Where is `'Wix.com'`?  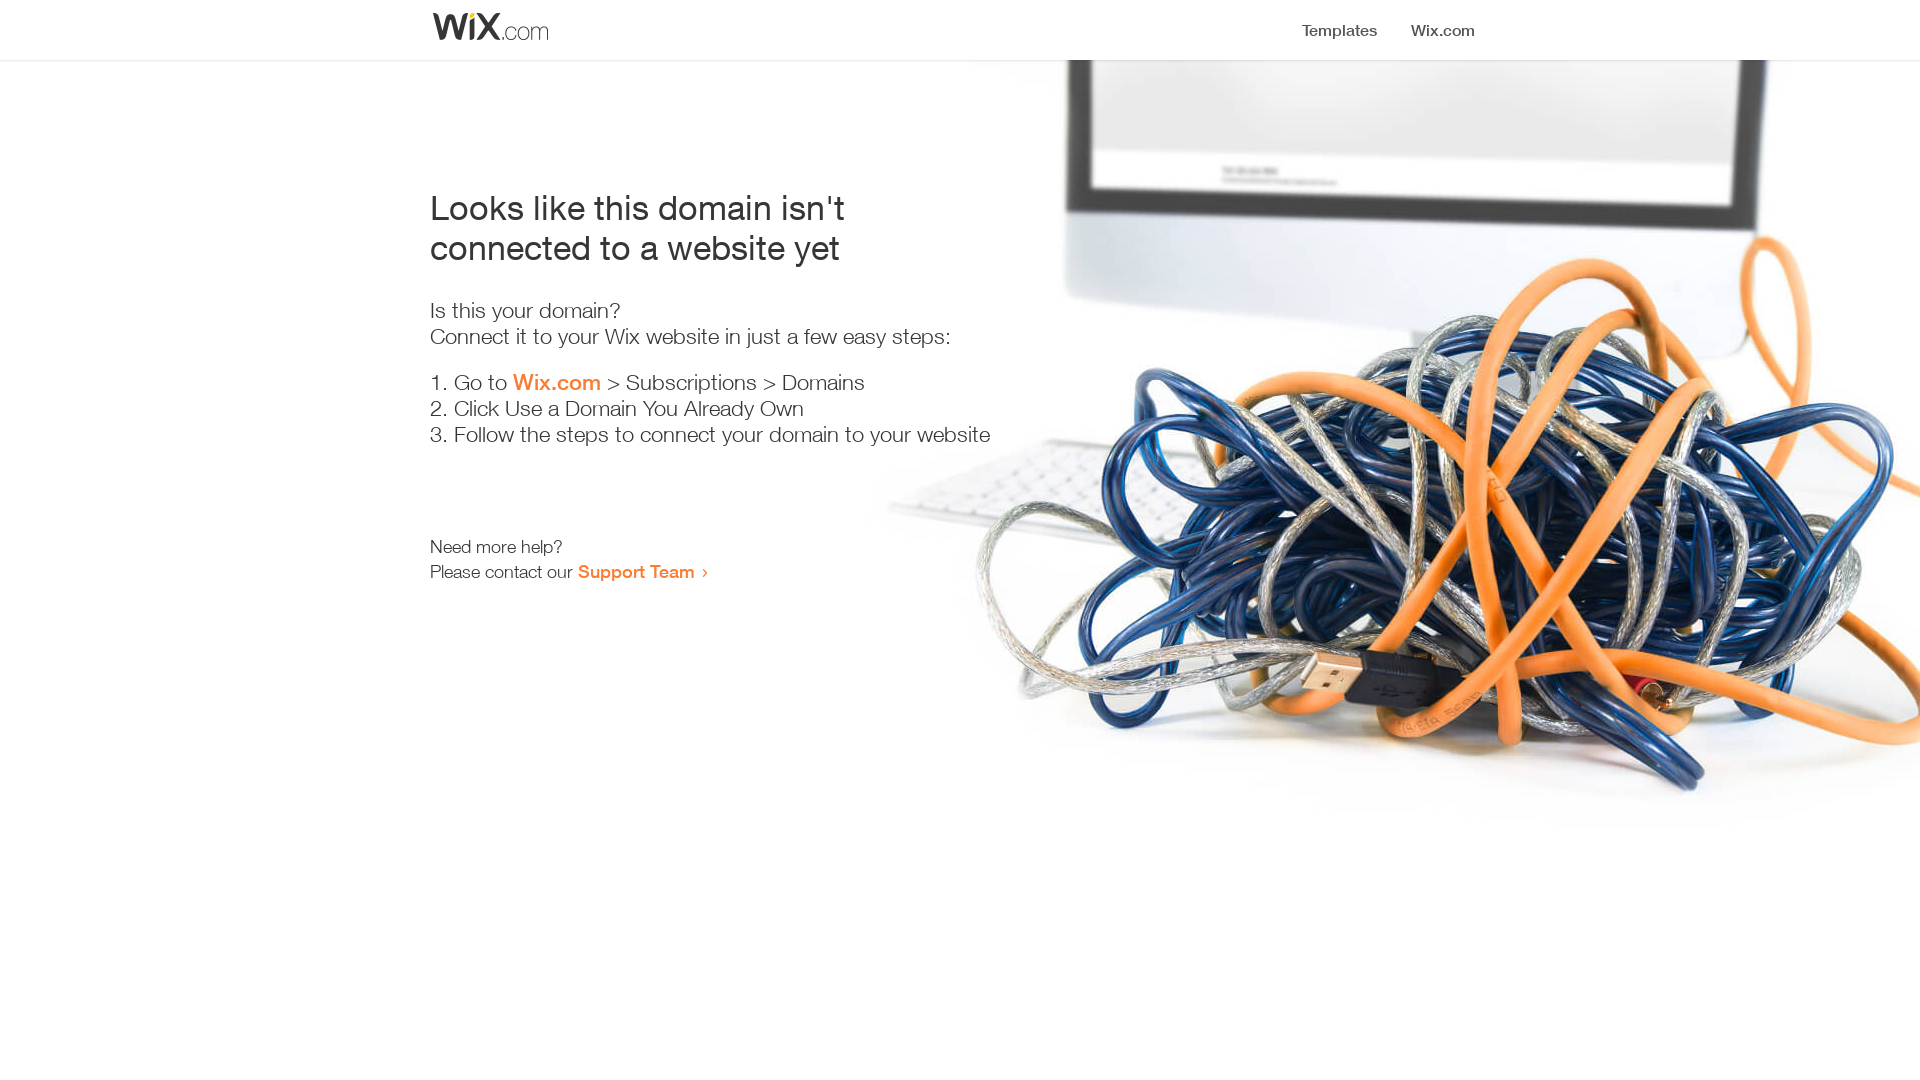 'Wix.com' is located at coordinates (556, 381).